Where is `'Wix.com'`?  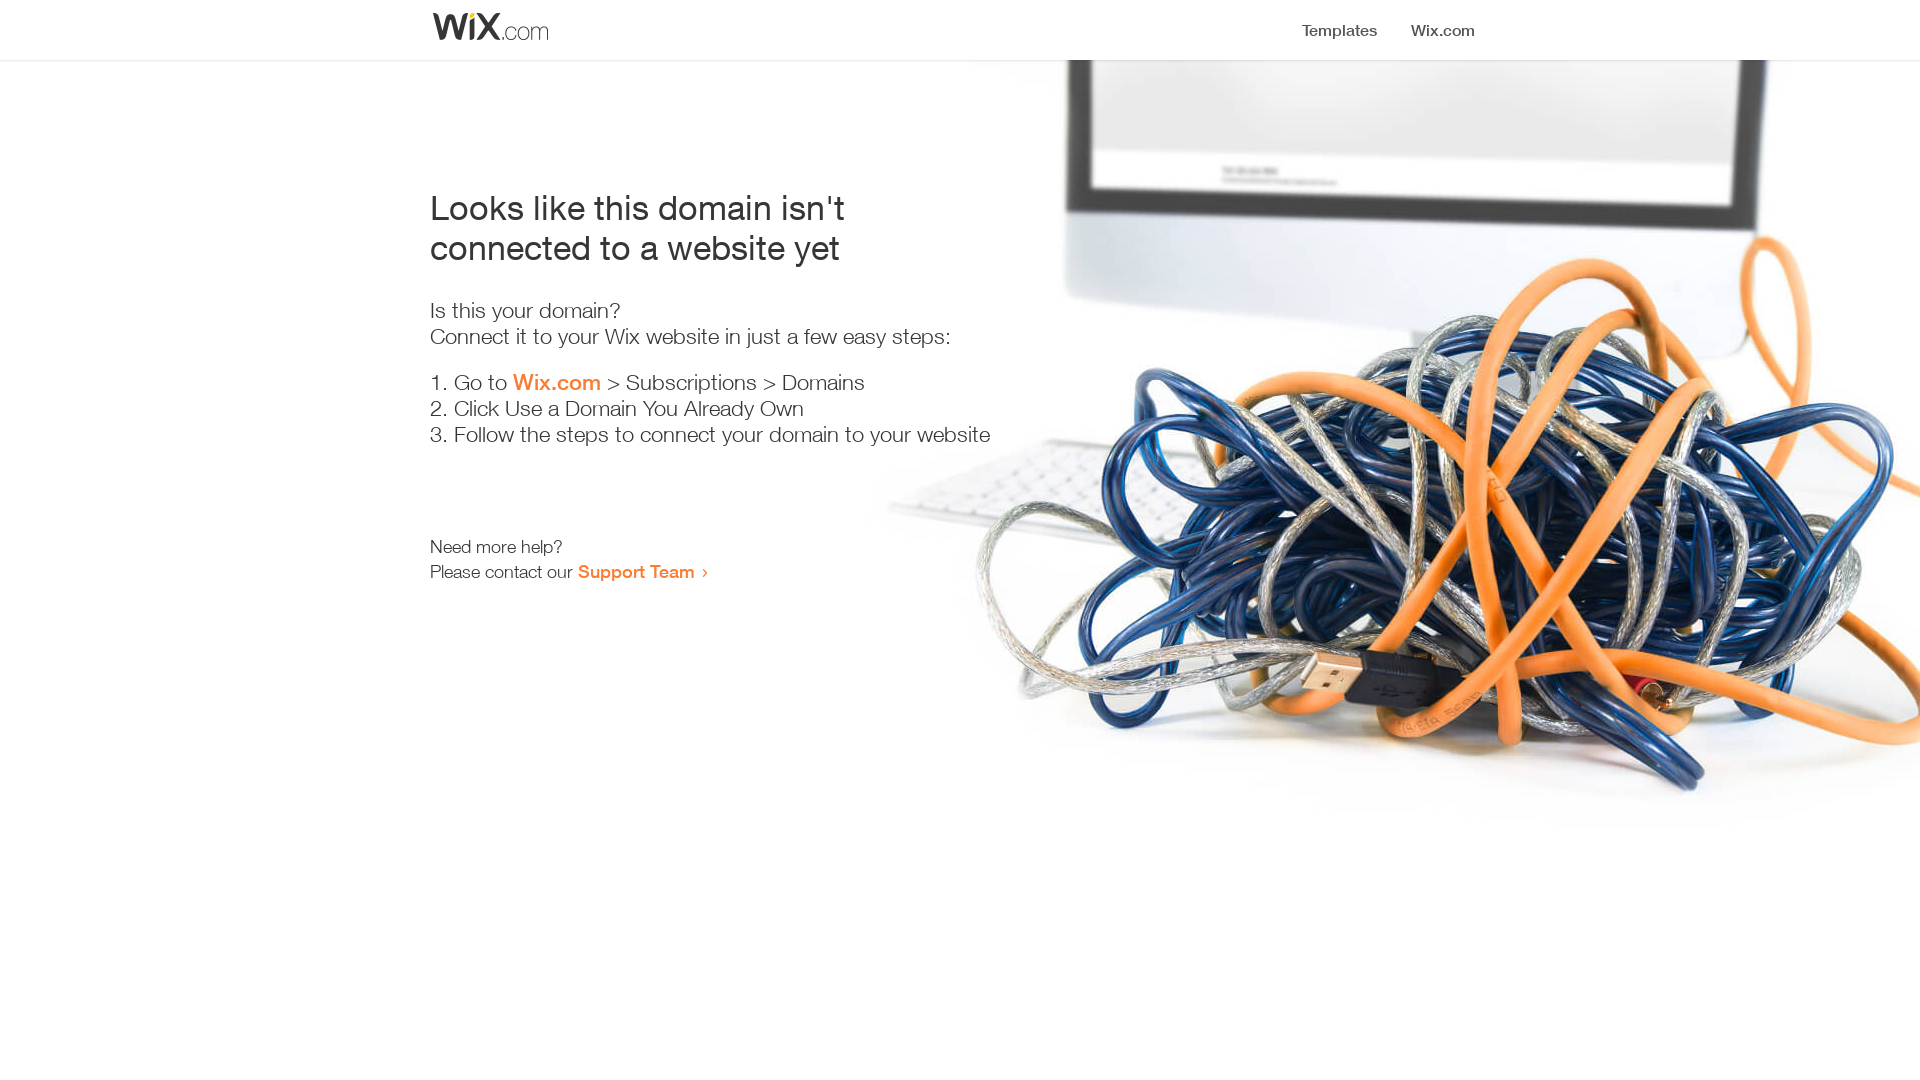 'Wix.com' is located at coordinates (556, 381).